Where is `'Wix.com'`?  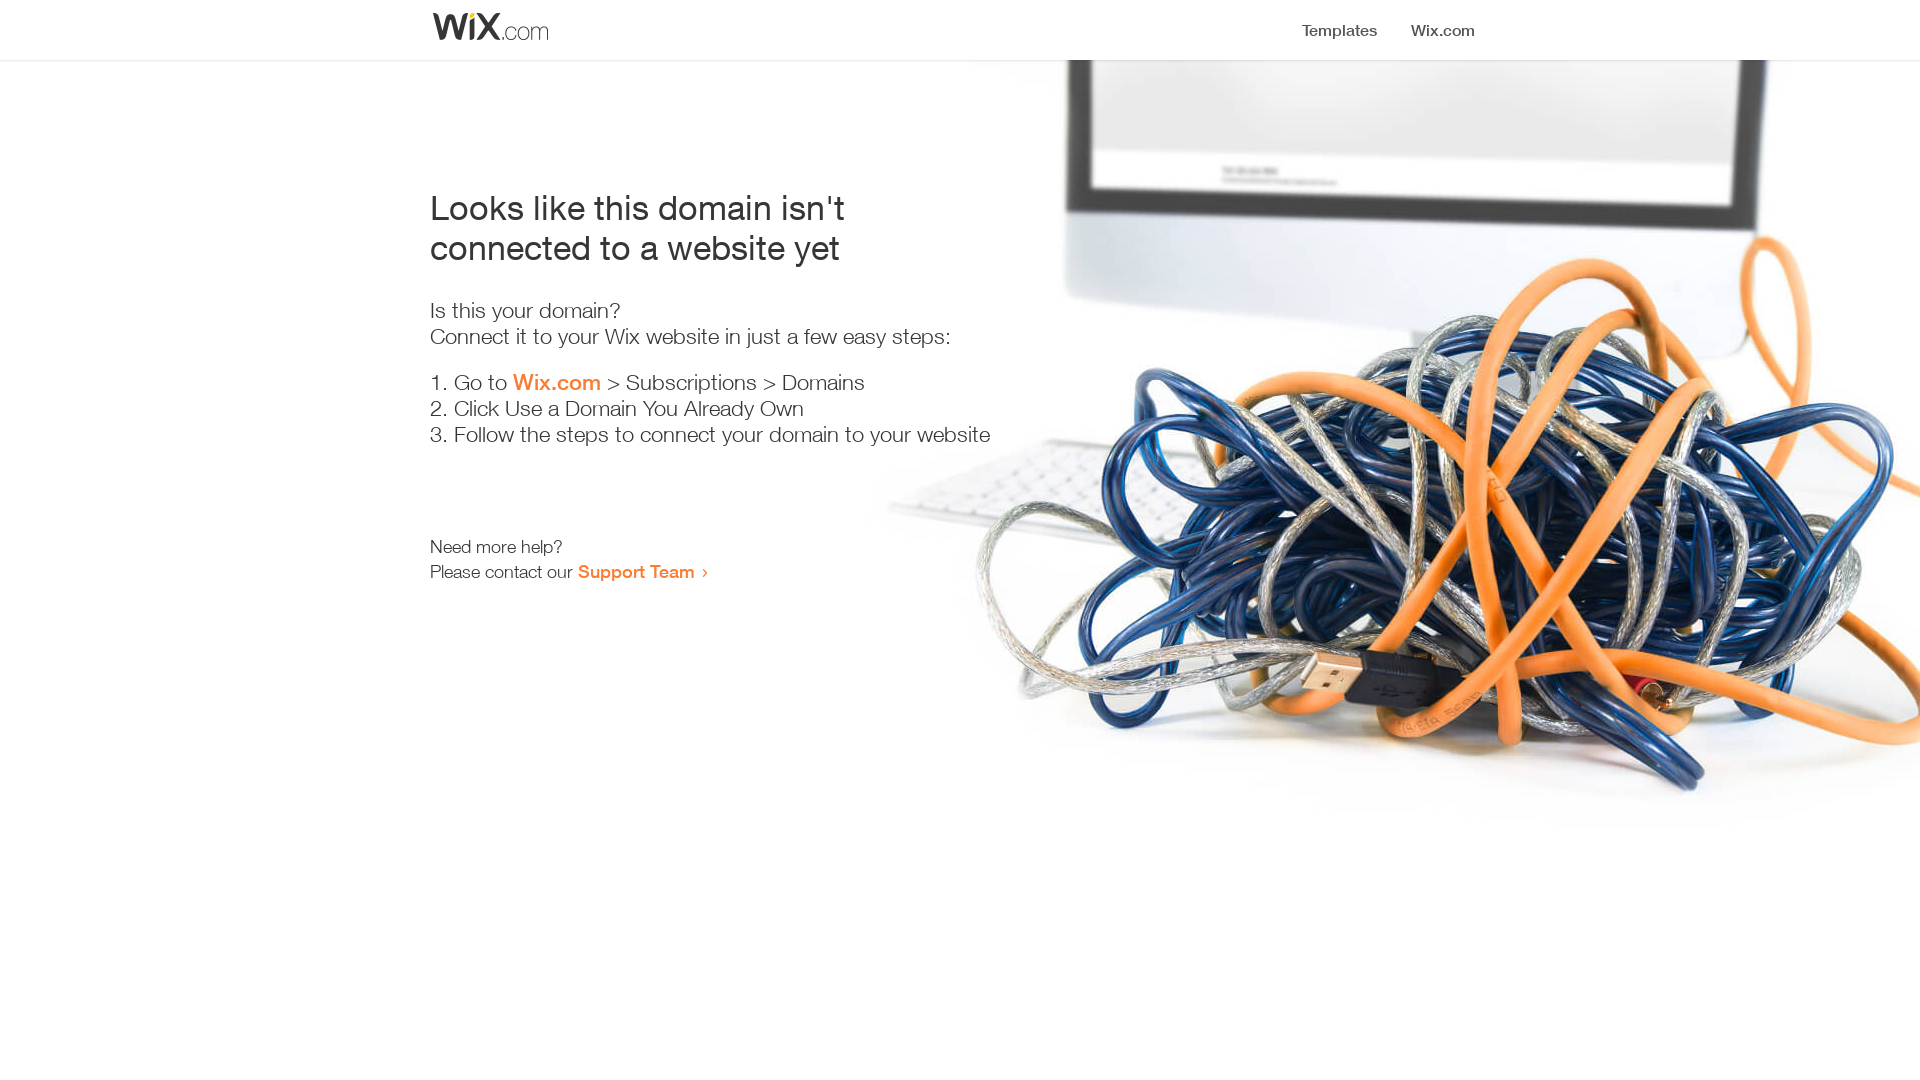 'Wix.com' is located at coordinates (556, 381).